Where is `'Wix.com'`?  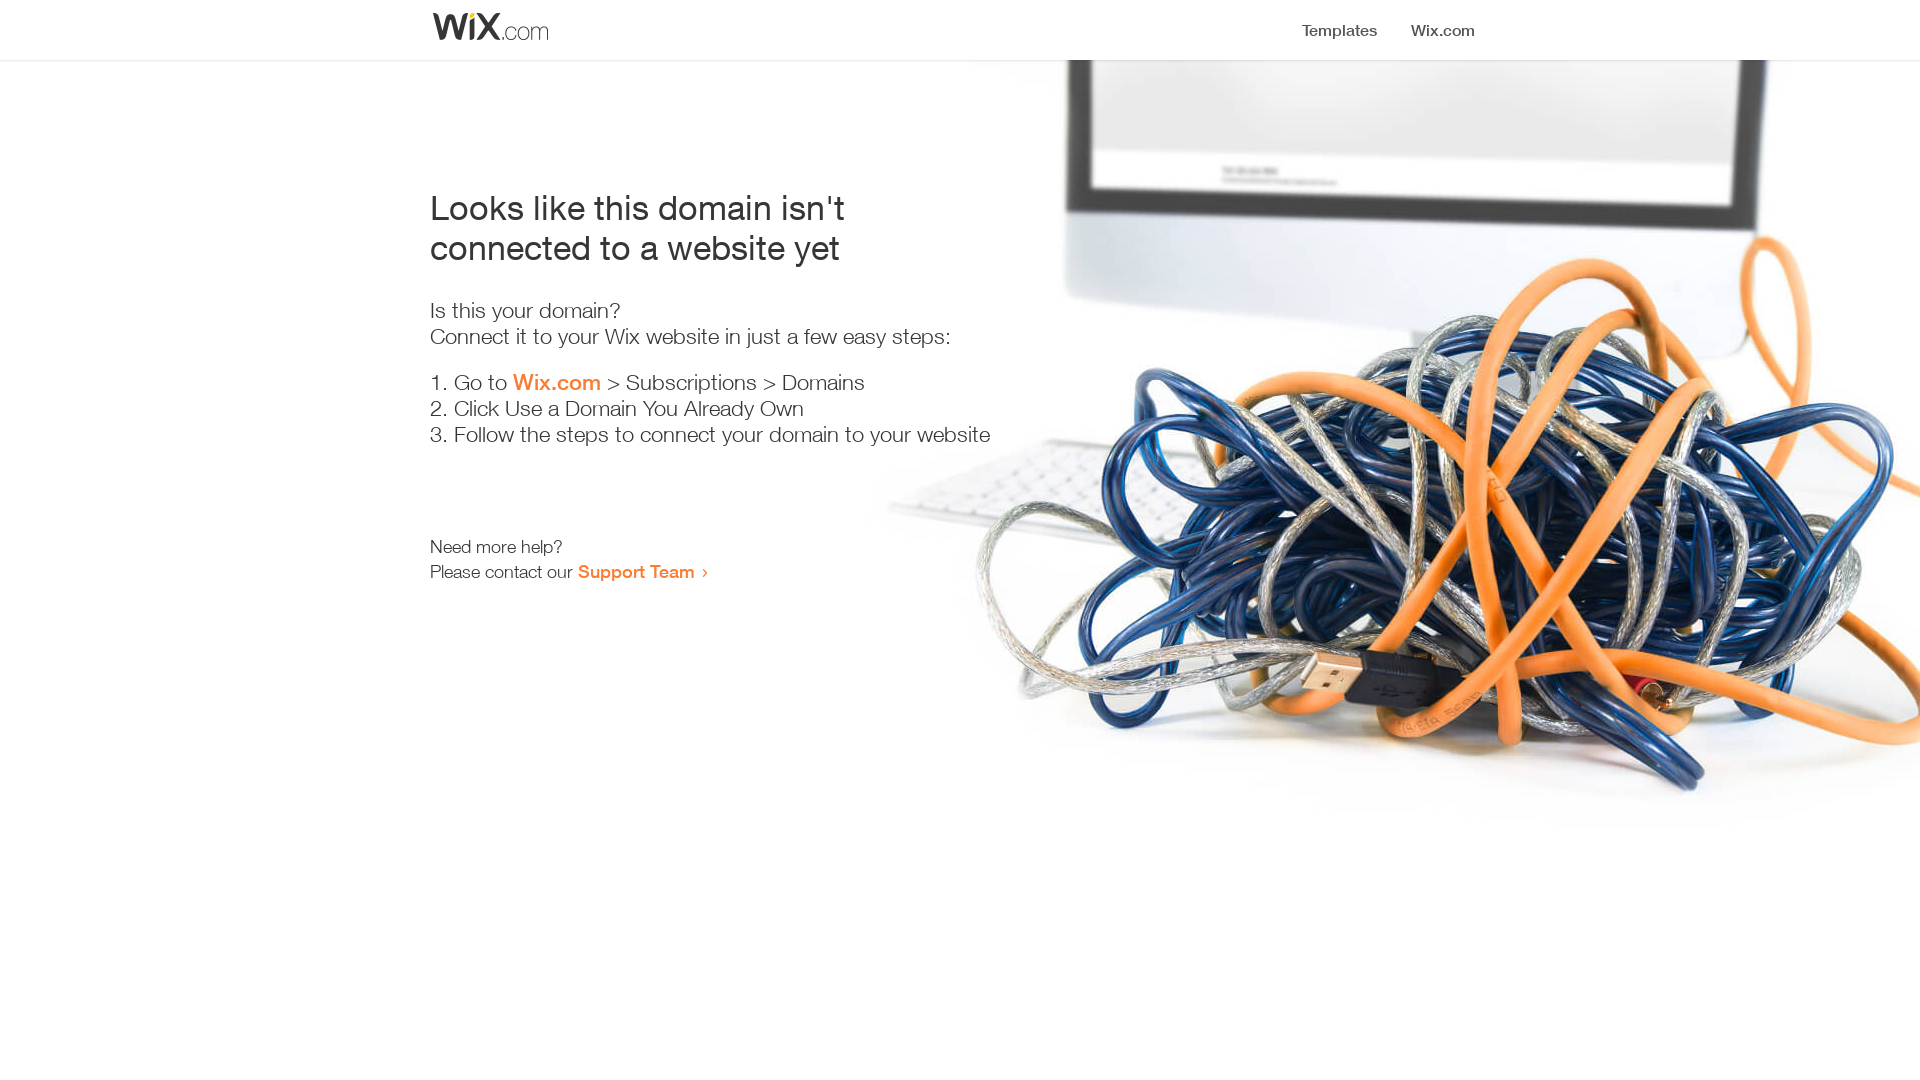 'Wix.com' is located at coordinates (556, 381).